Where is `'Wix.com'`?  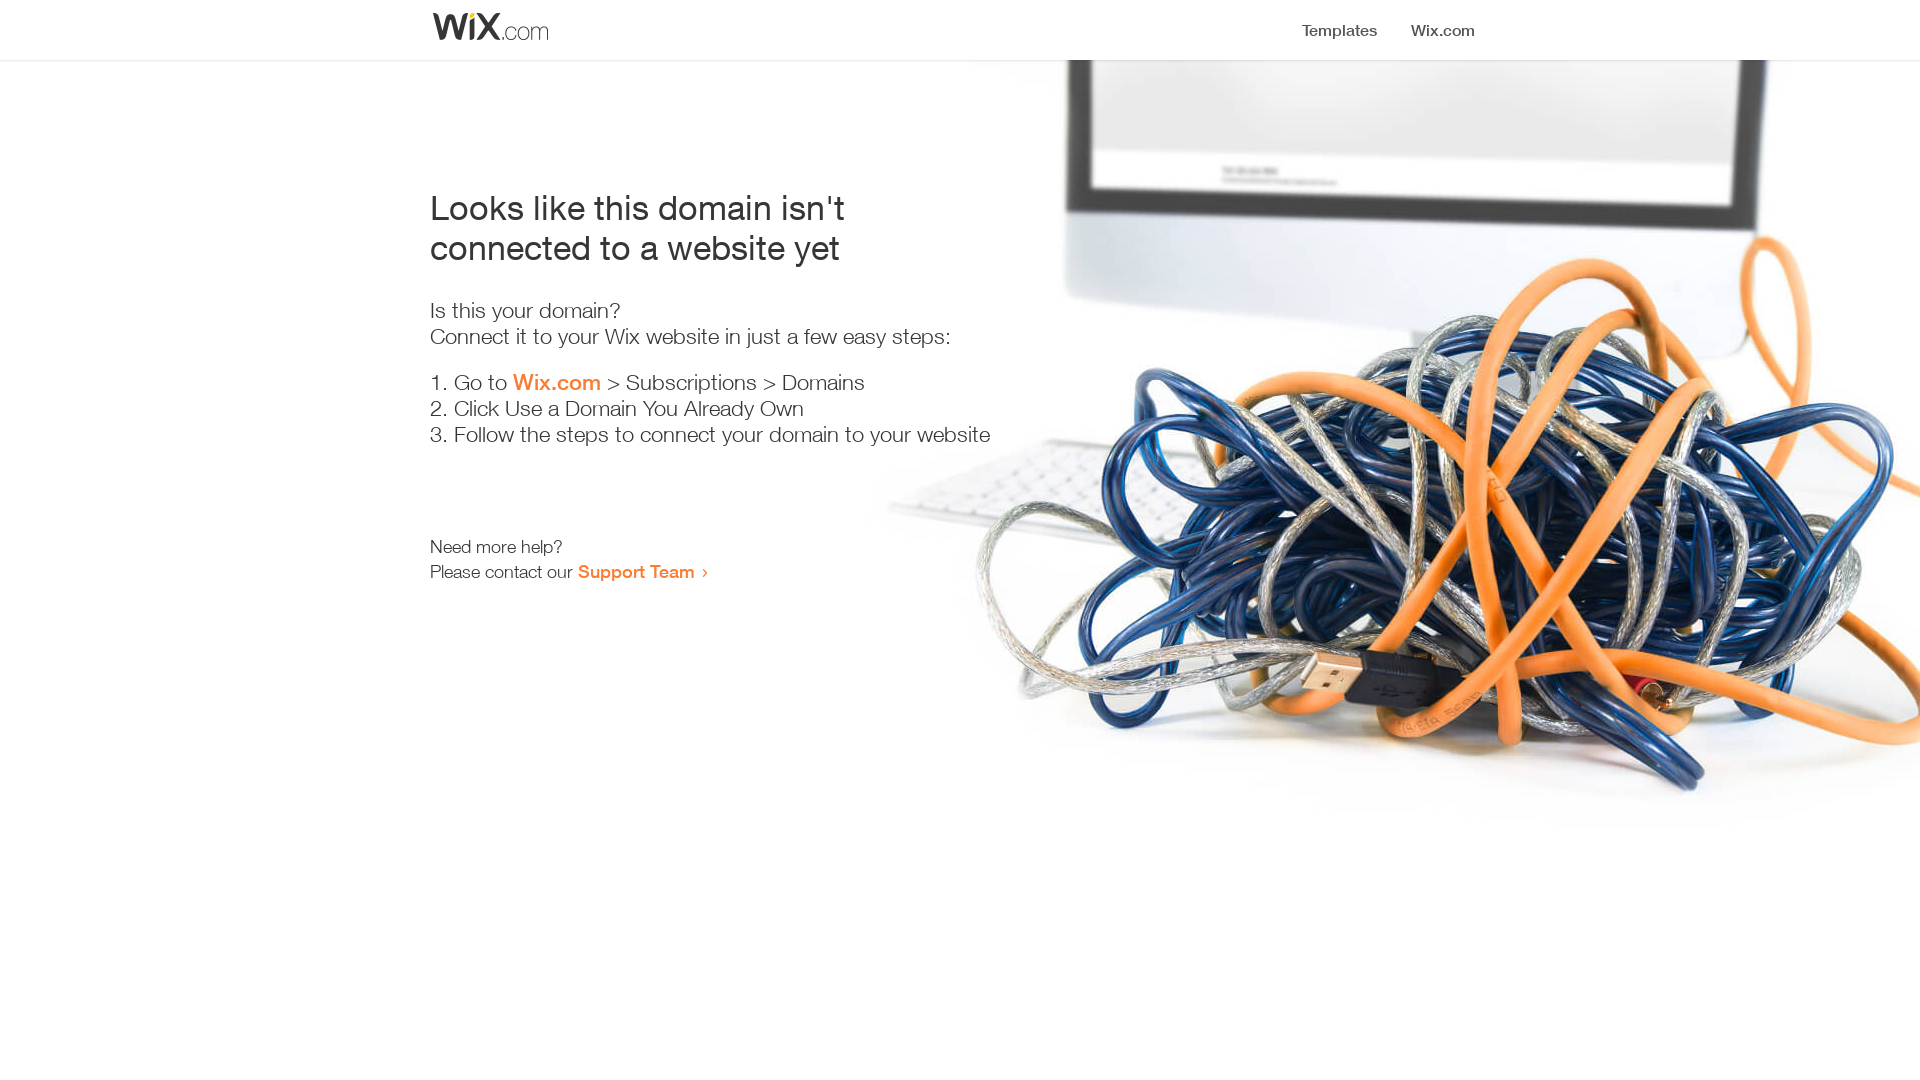 'Wix.com' is located at coordinates (556, 381).